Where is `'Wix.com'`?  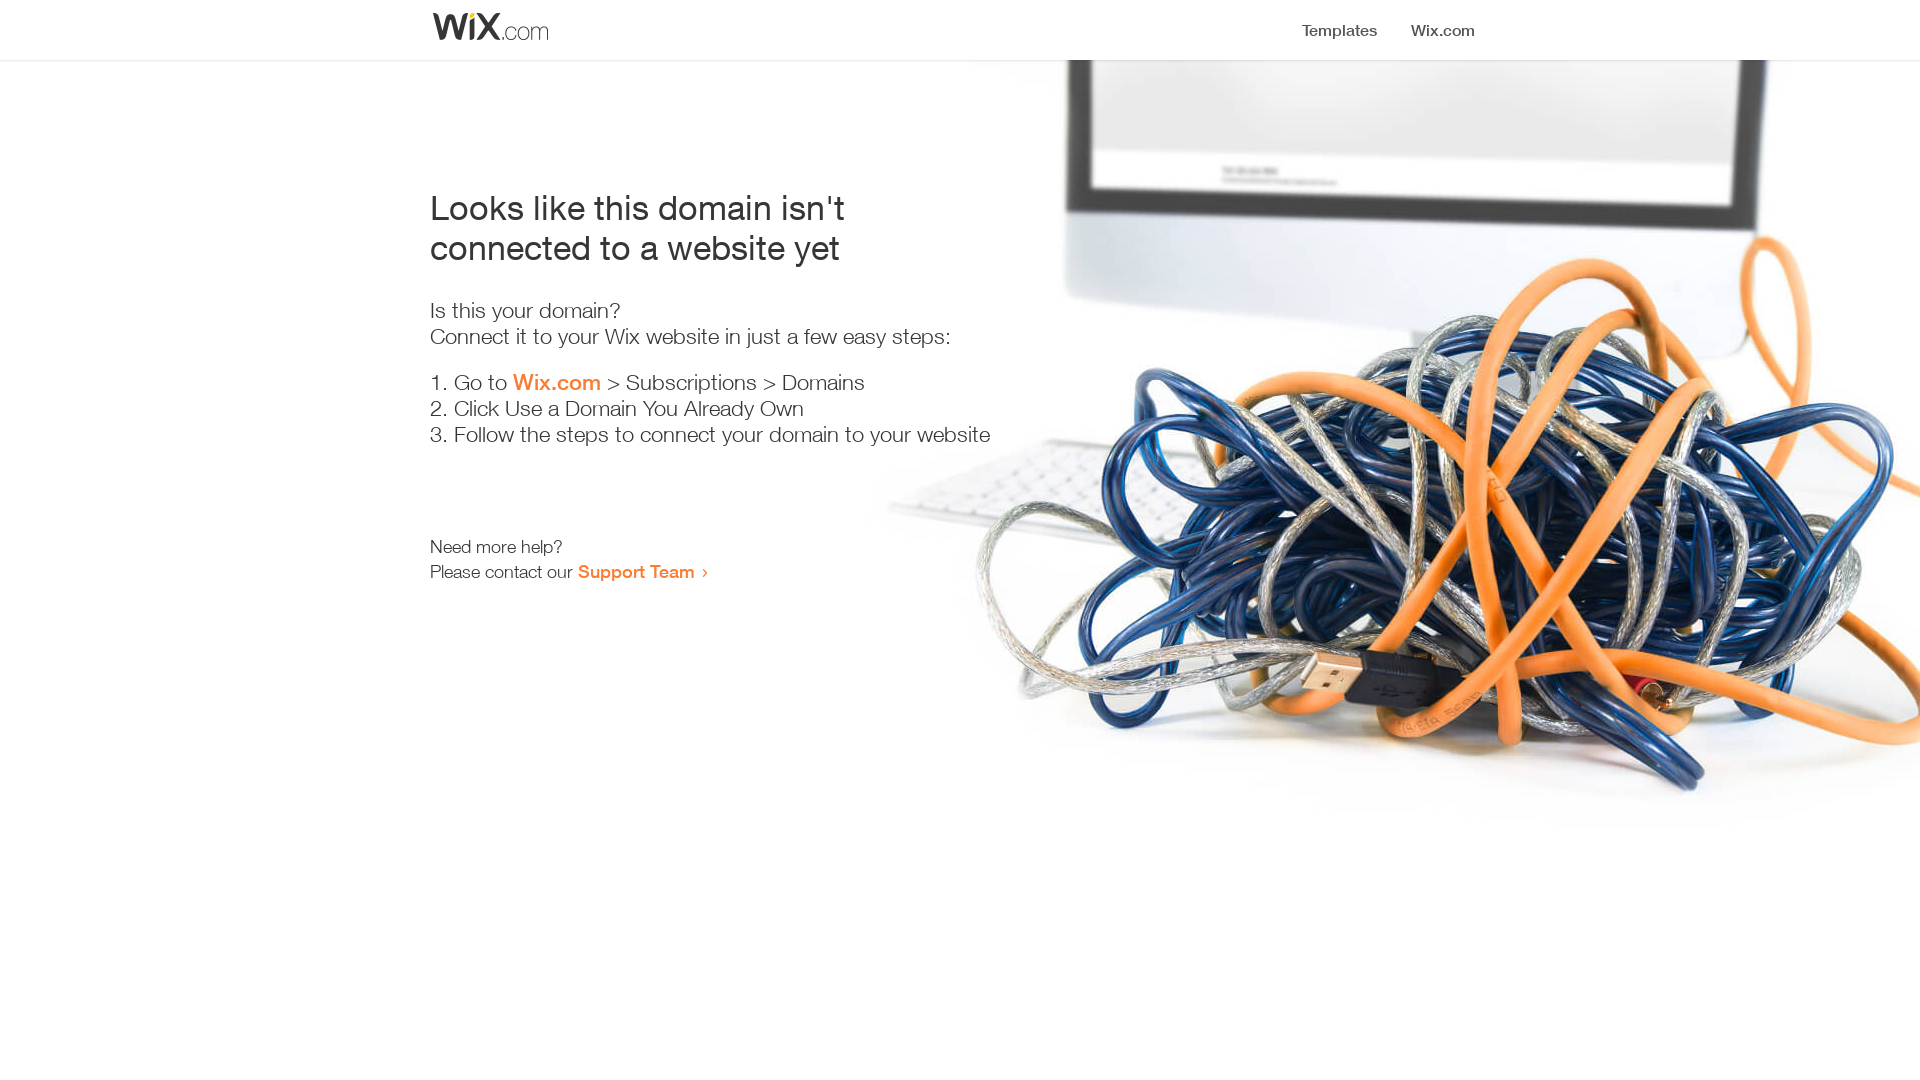 'Wix.com' is located at coordinates (556, 381).